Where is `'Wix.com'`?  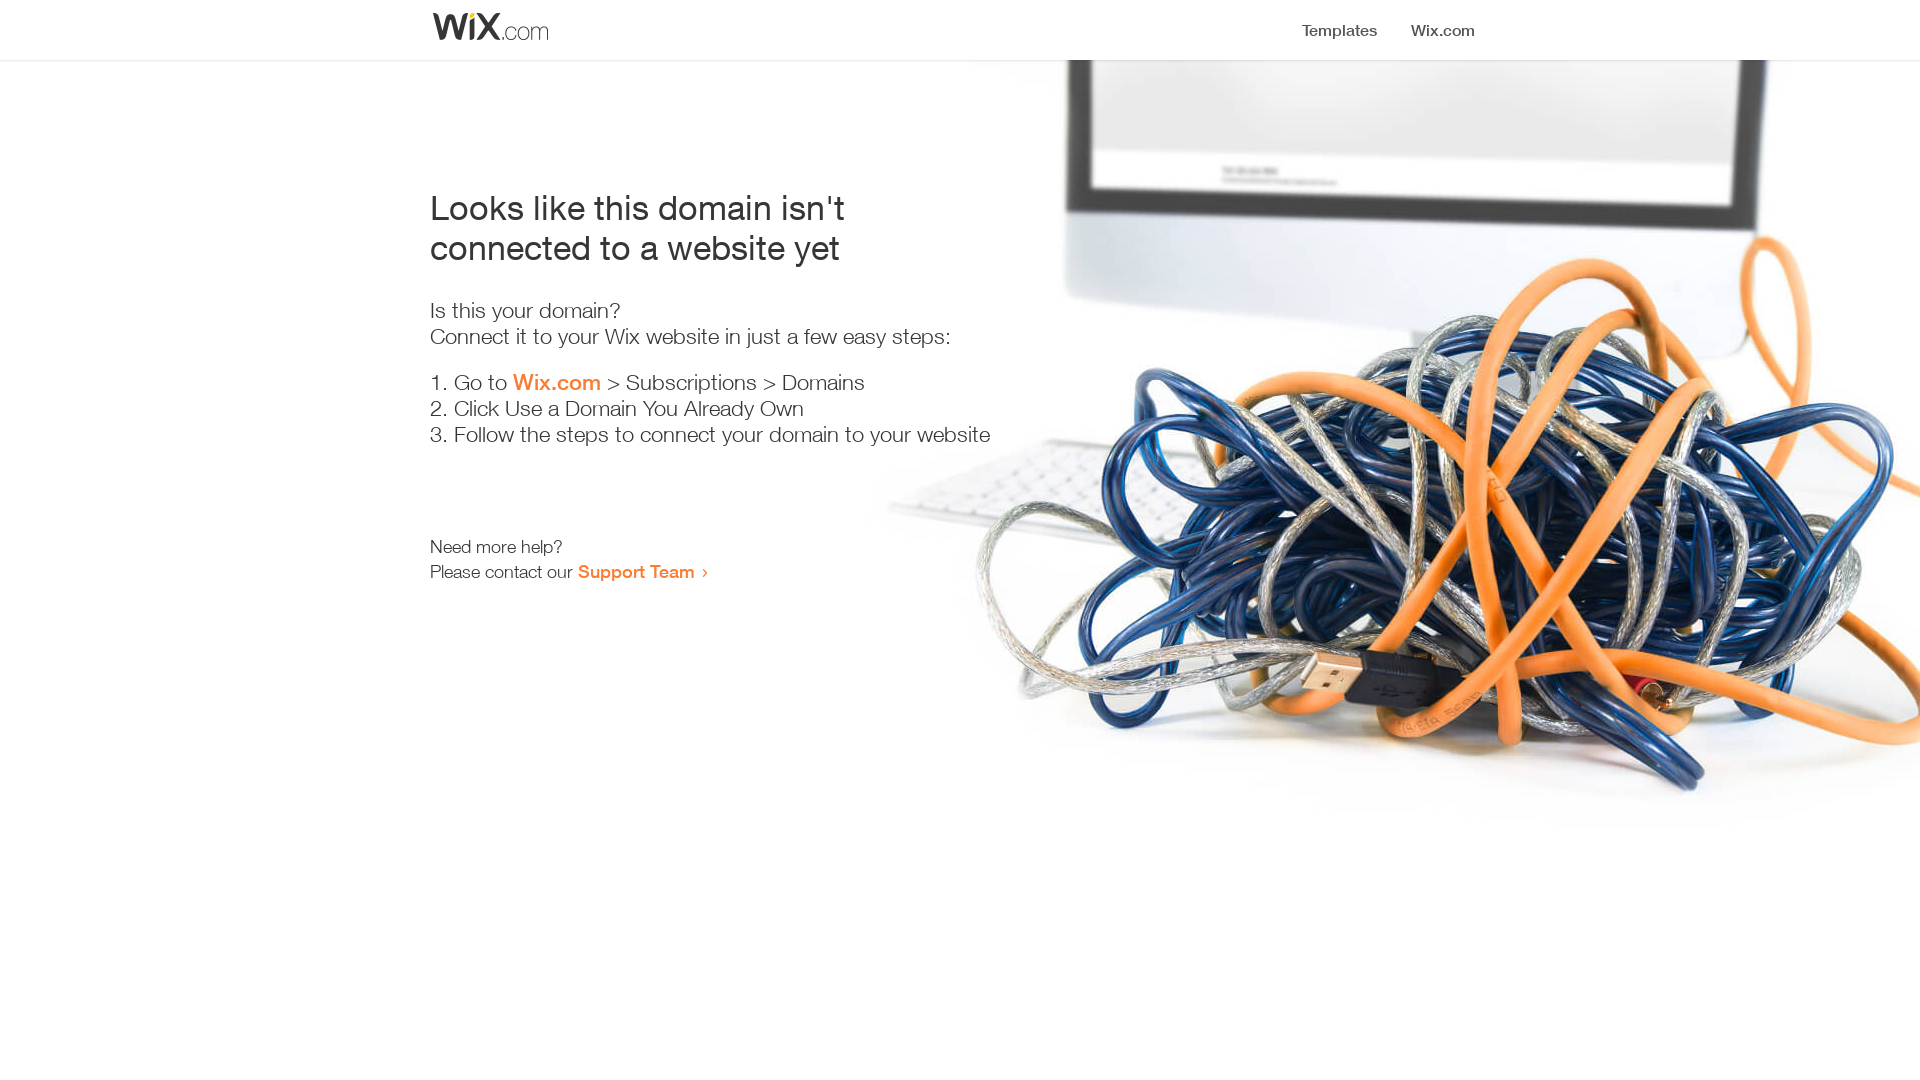 'Wix.com' is located at coordinates (556, 381).